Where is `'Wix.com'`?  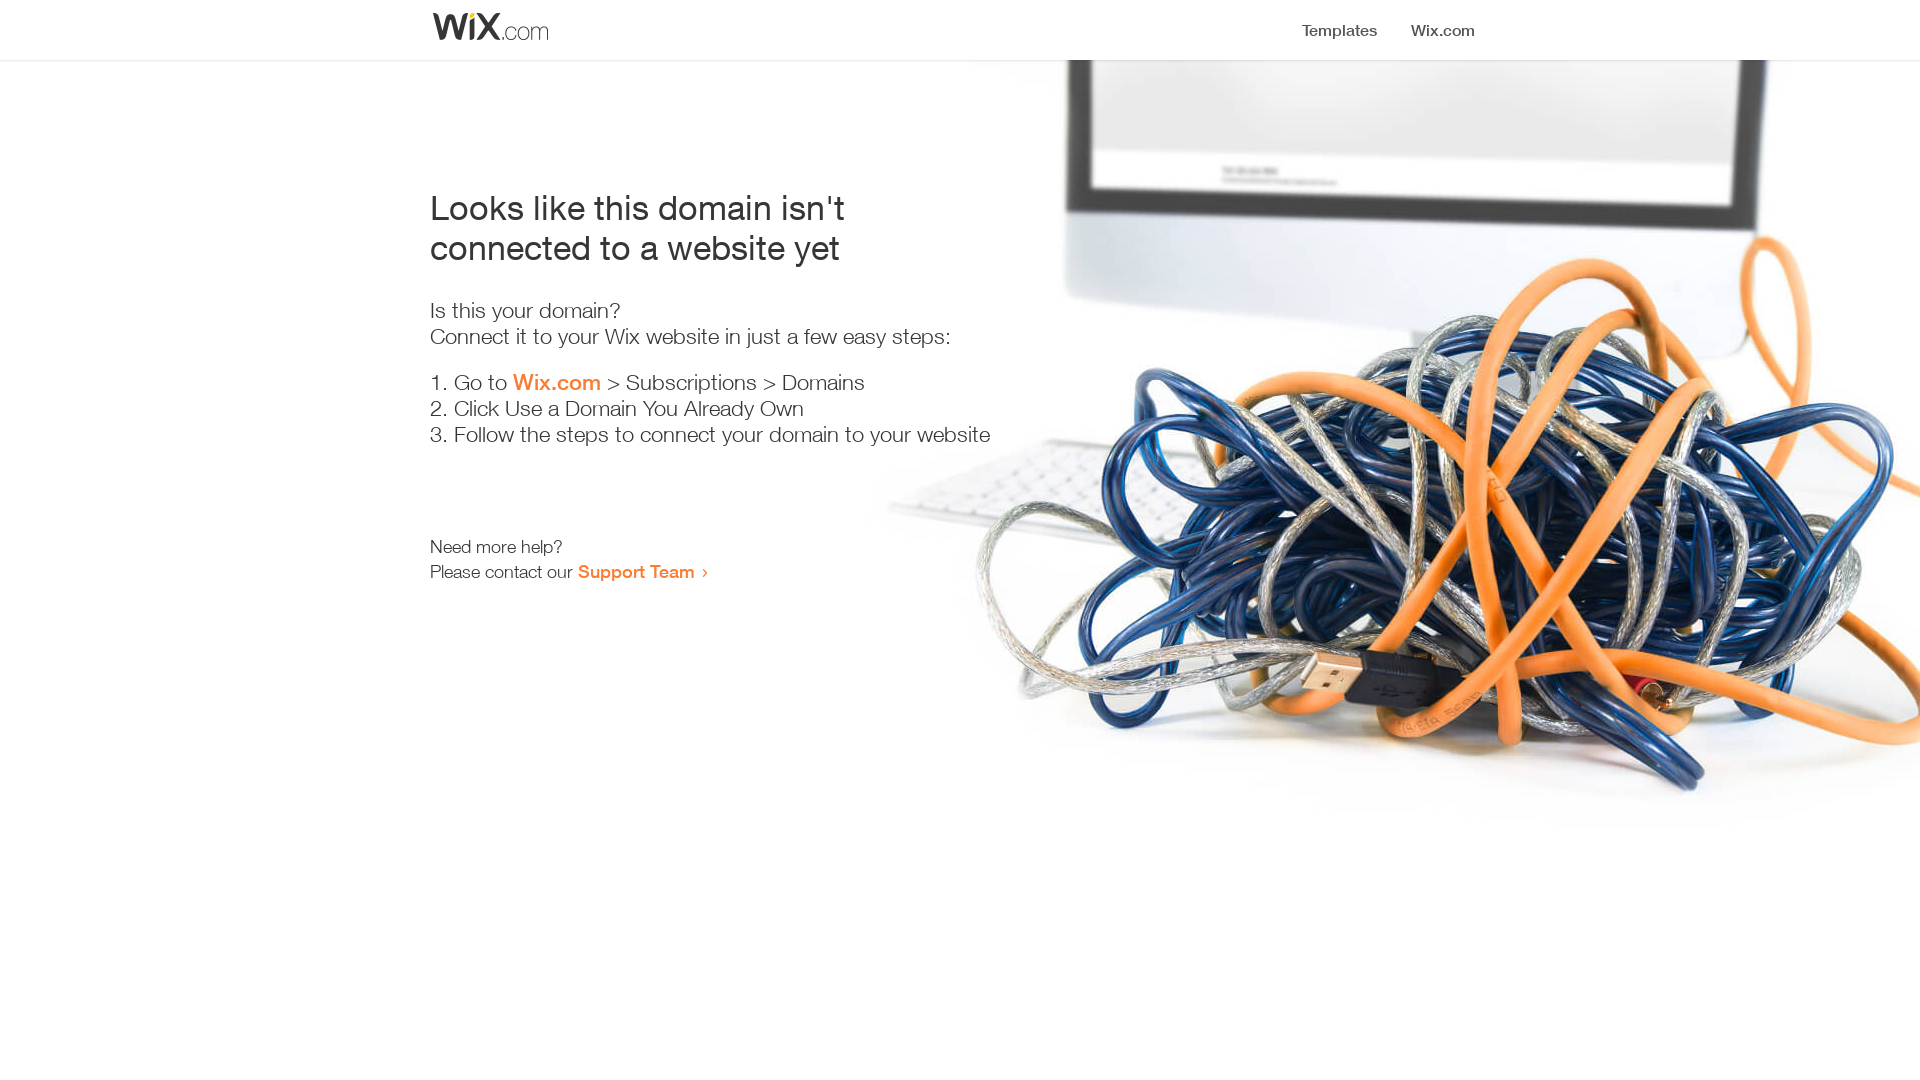 'Wix.com' is located at coordinates (556, 381).